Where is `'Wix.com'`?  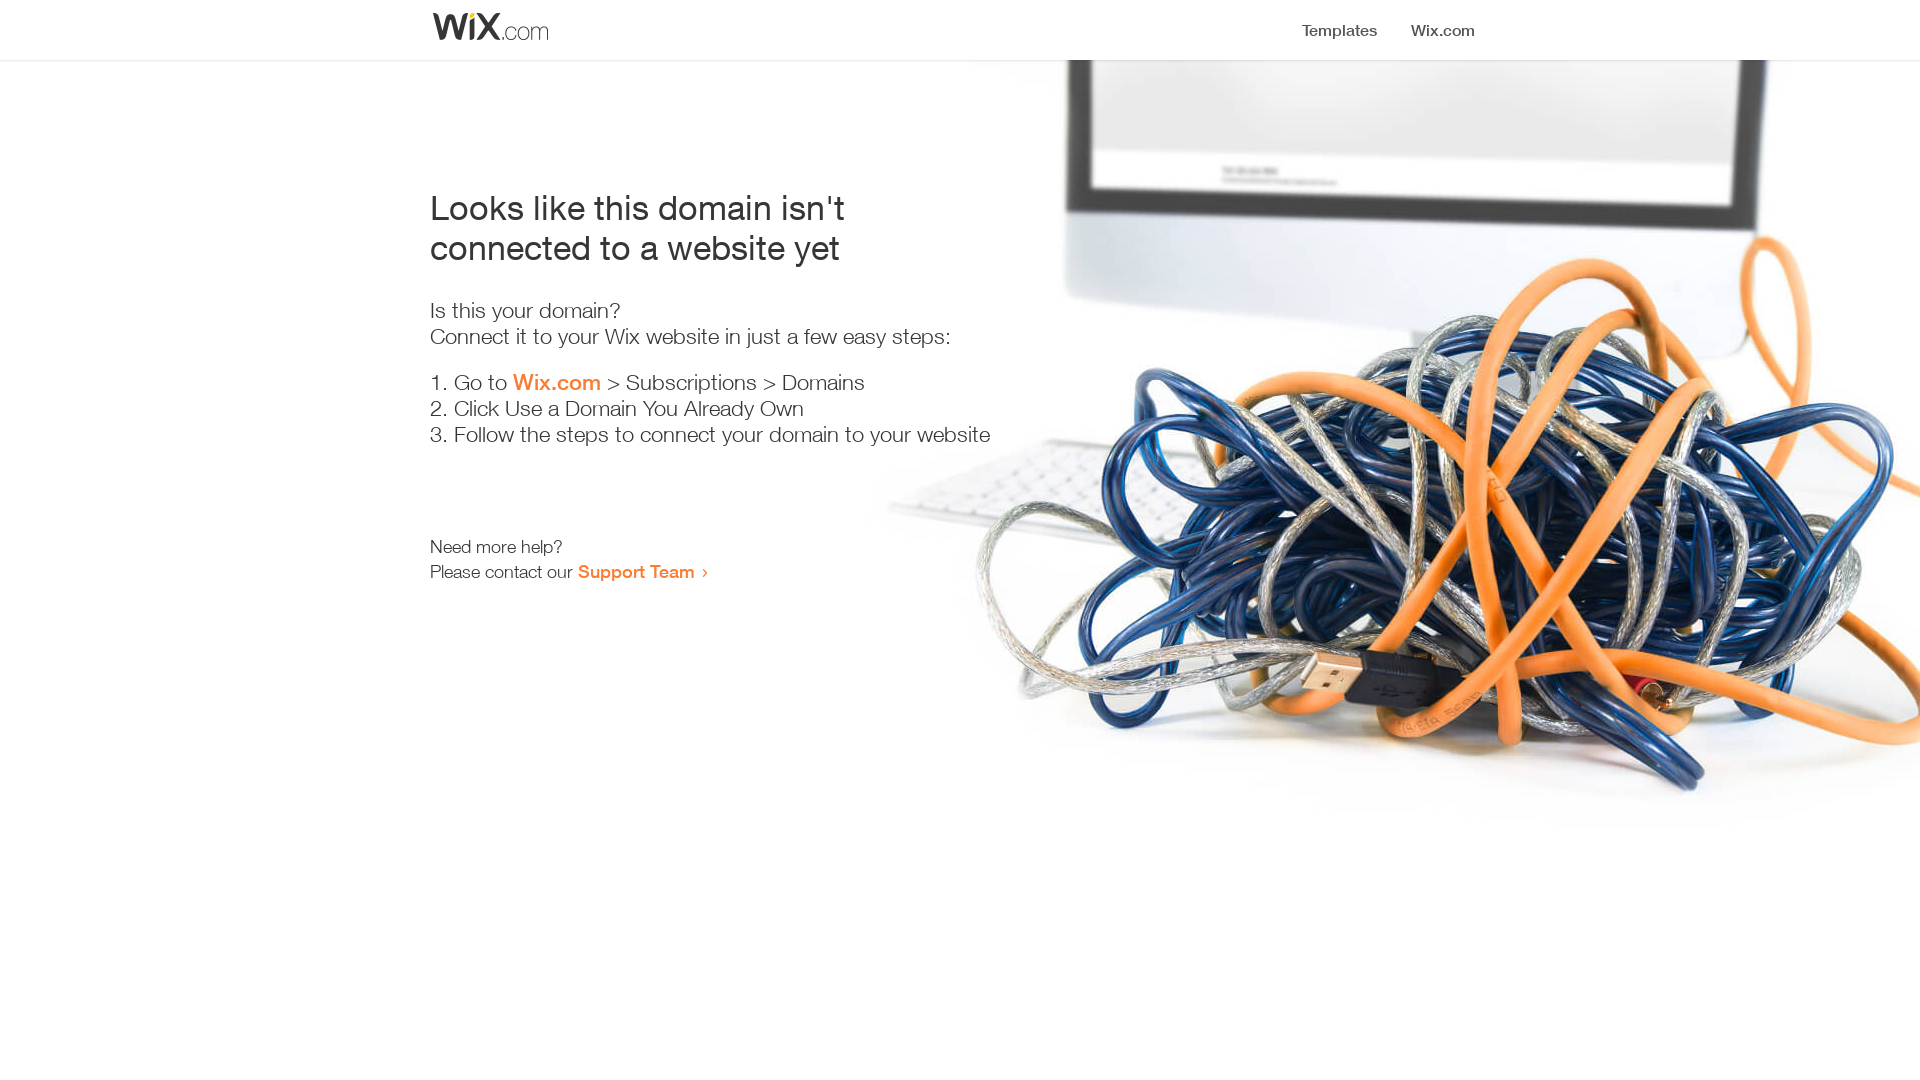 'Wix.com' is located at coordinates (556, 381).